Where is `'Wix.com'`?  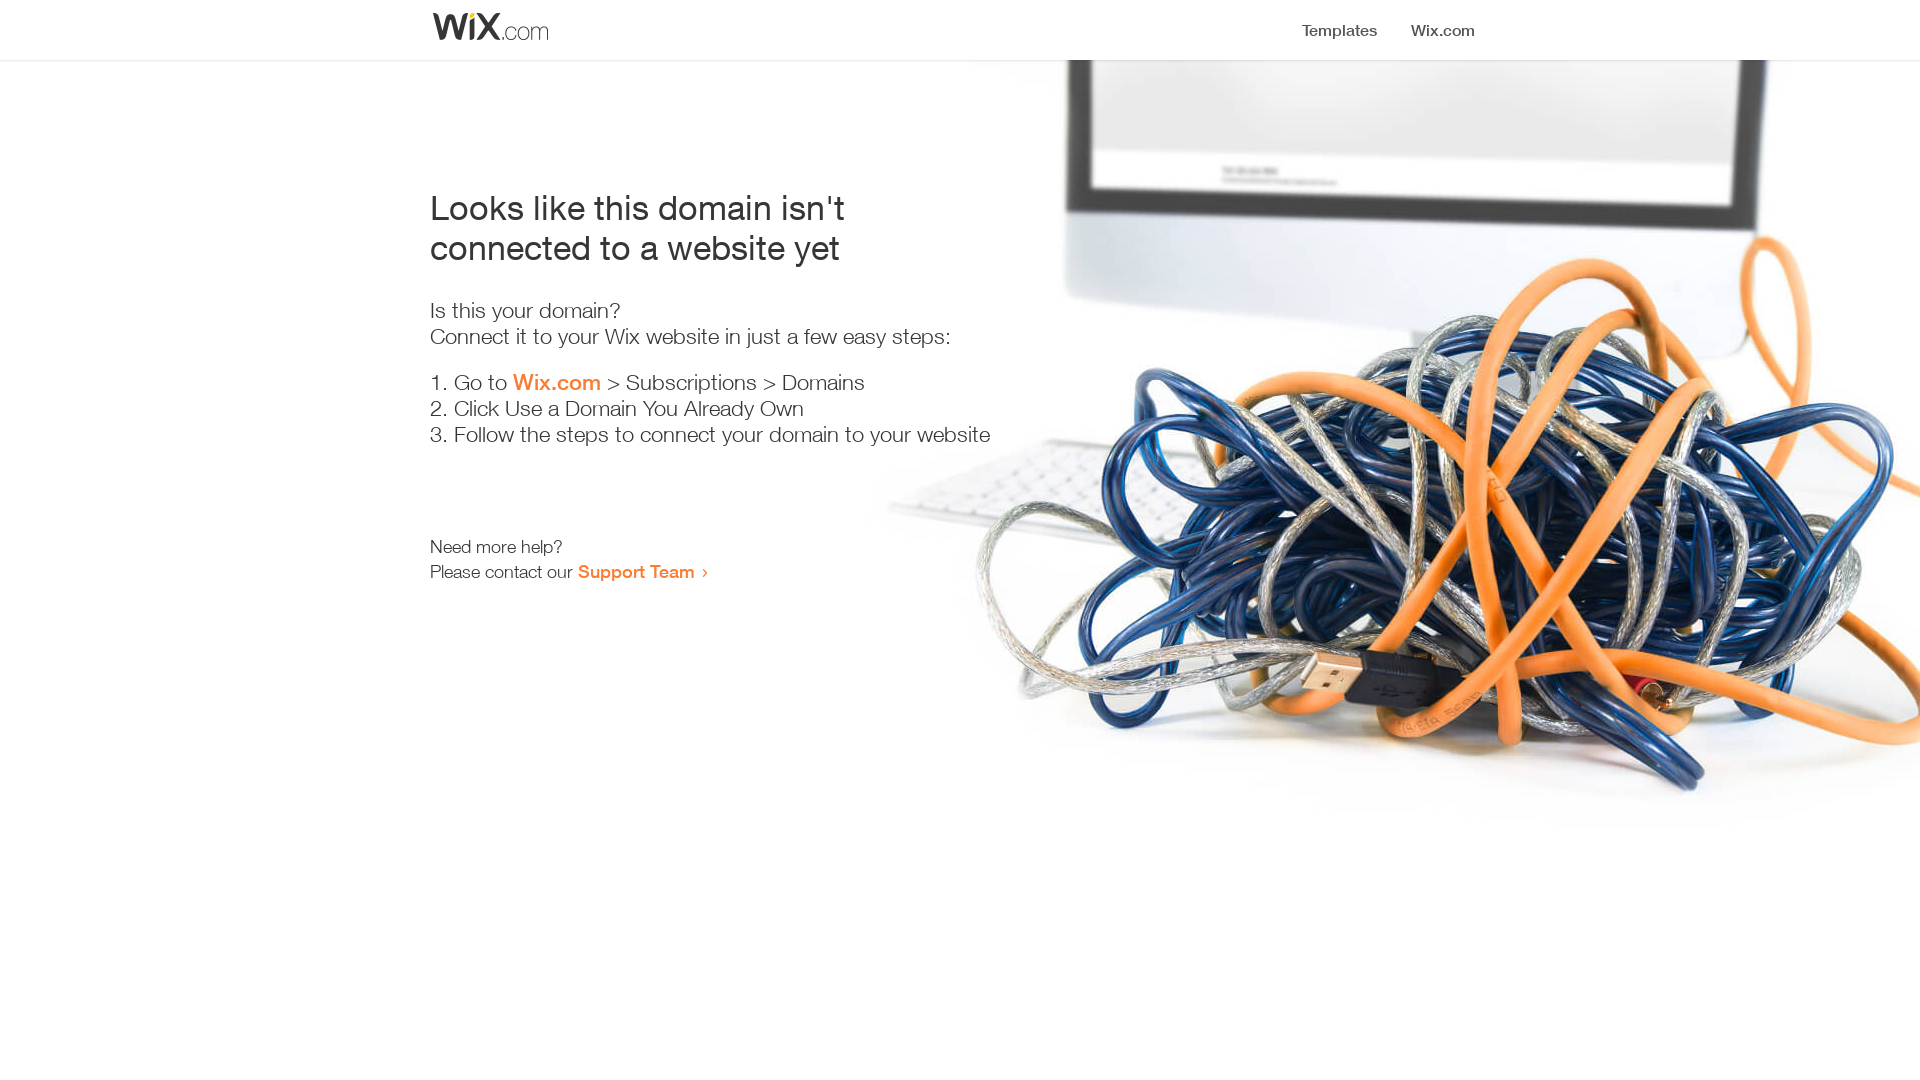 'Wix.com' is located at coordinates (556, 381).